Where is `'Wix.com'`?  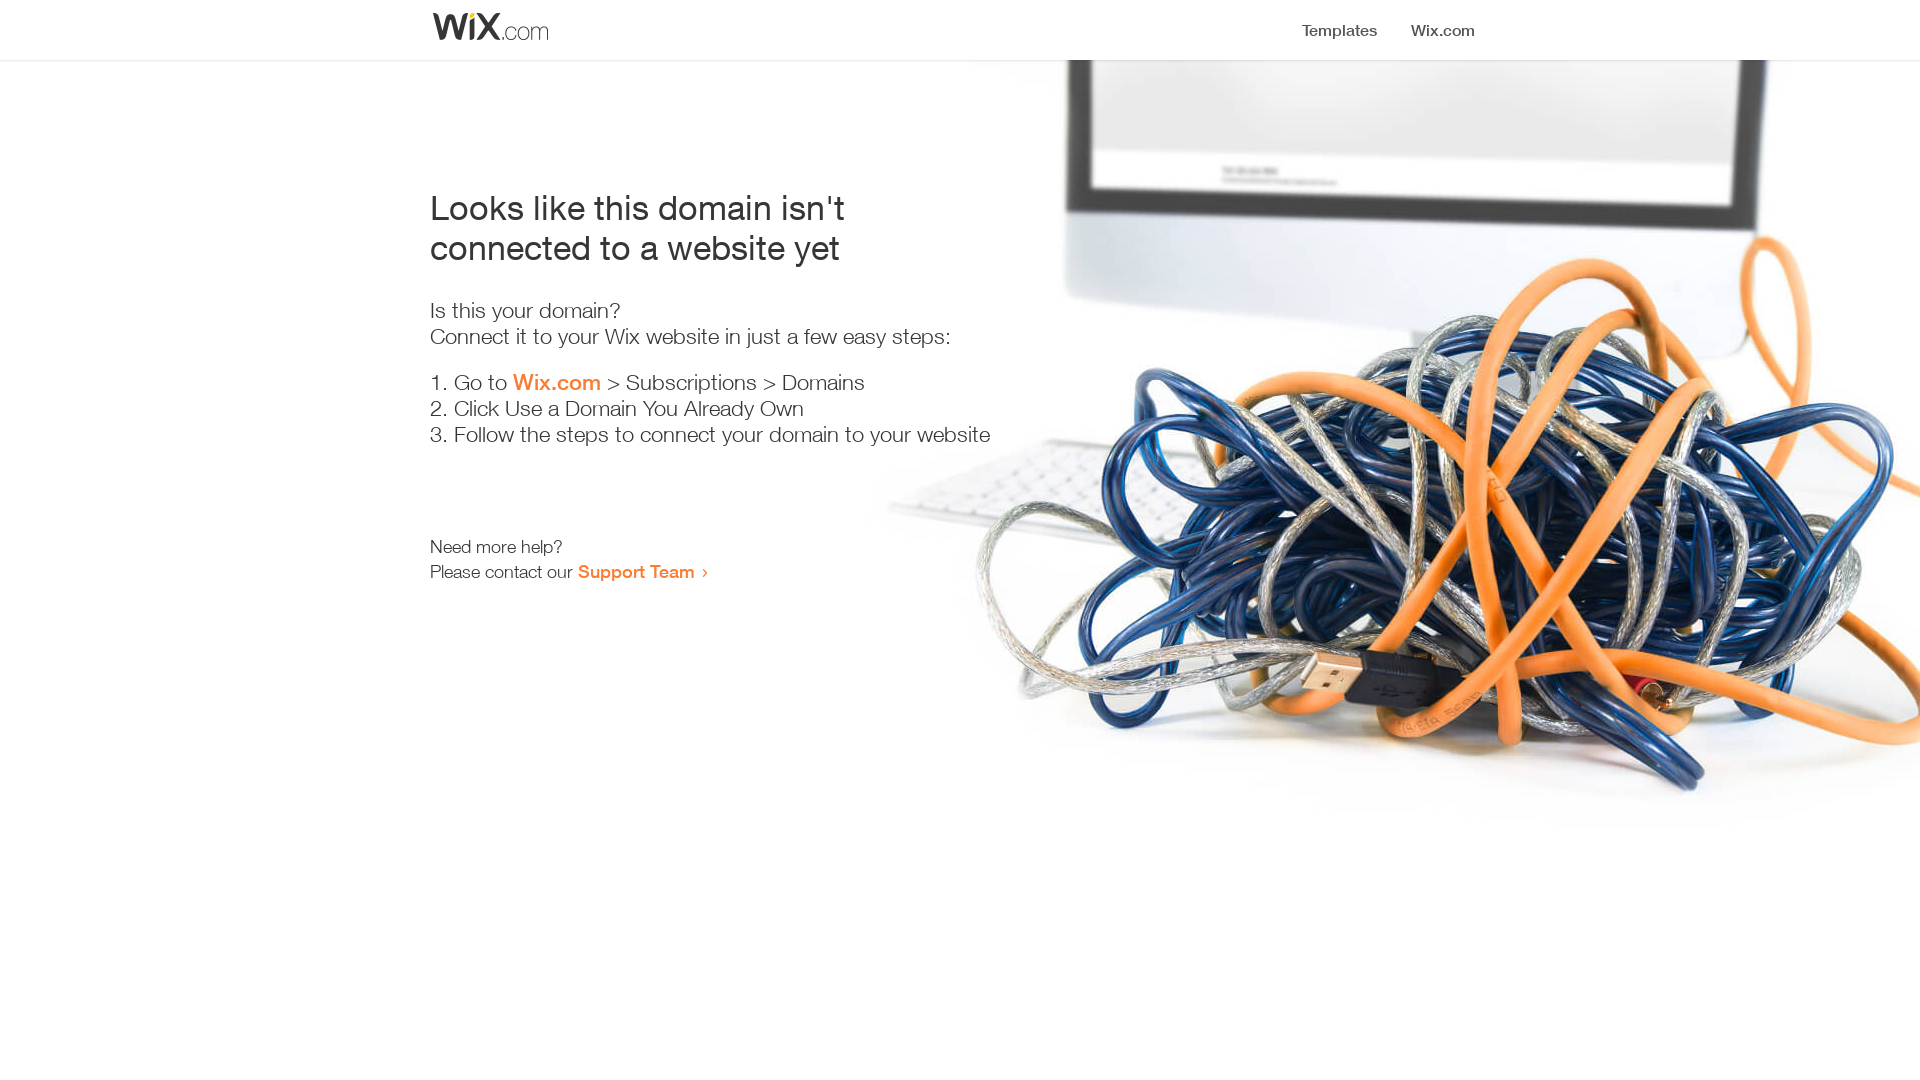 'Wix.com' is located at coordinates (556, 381).